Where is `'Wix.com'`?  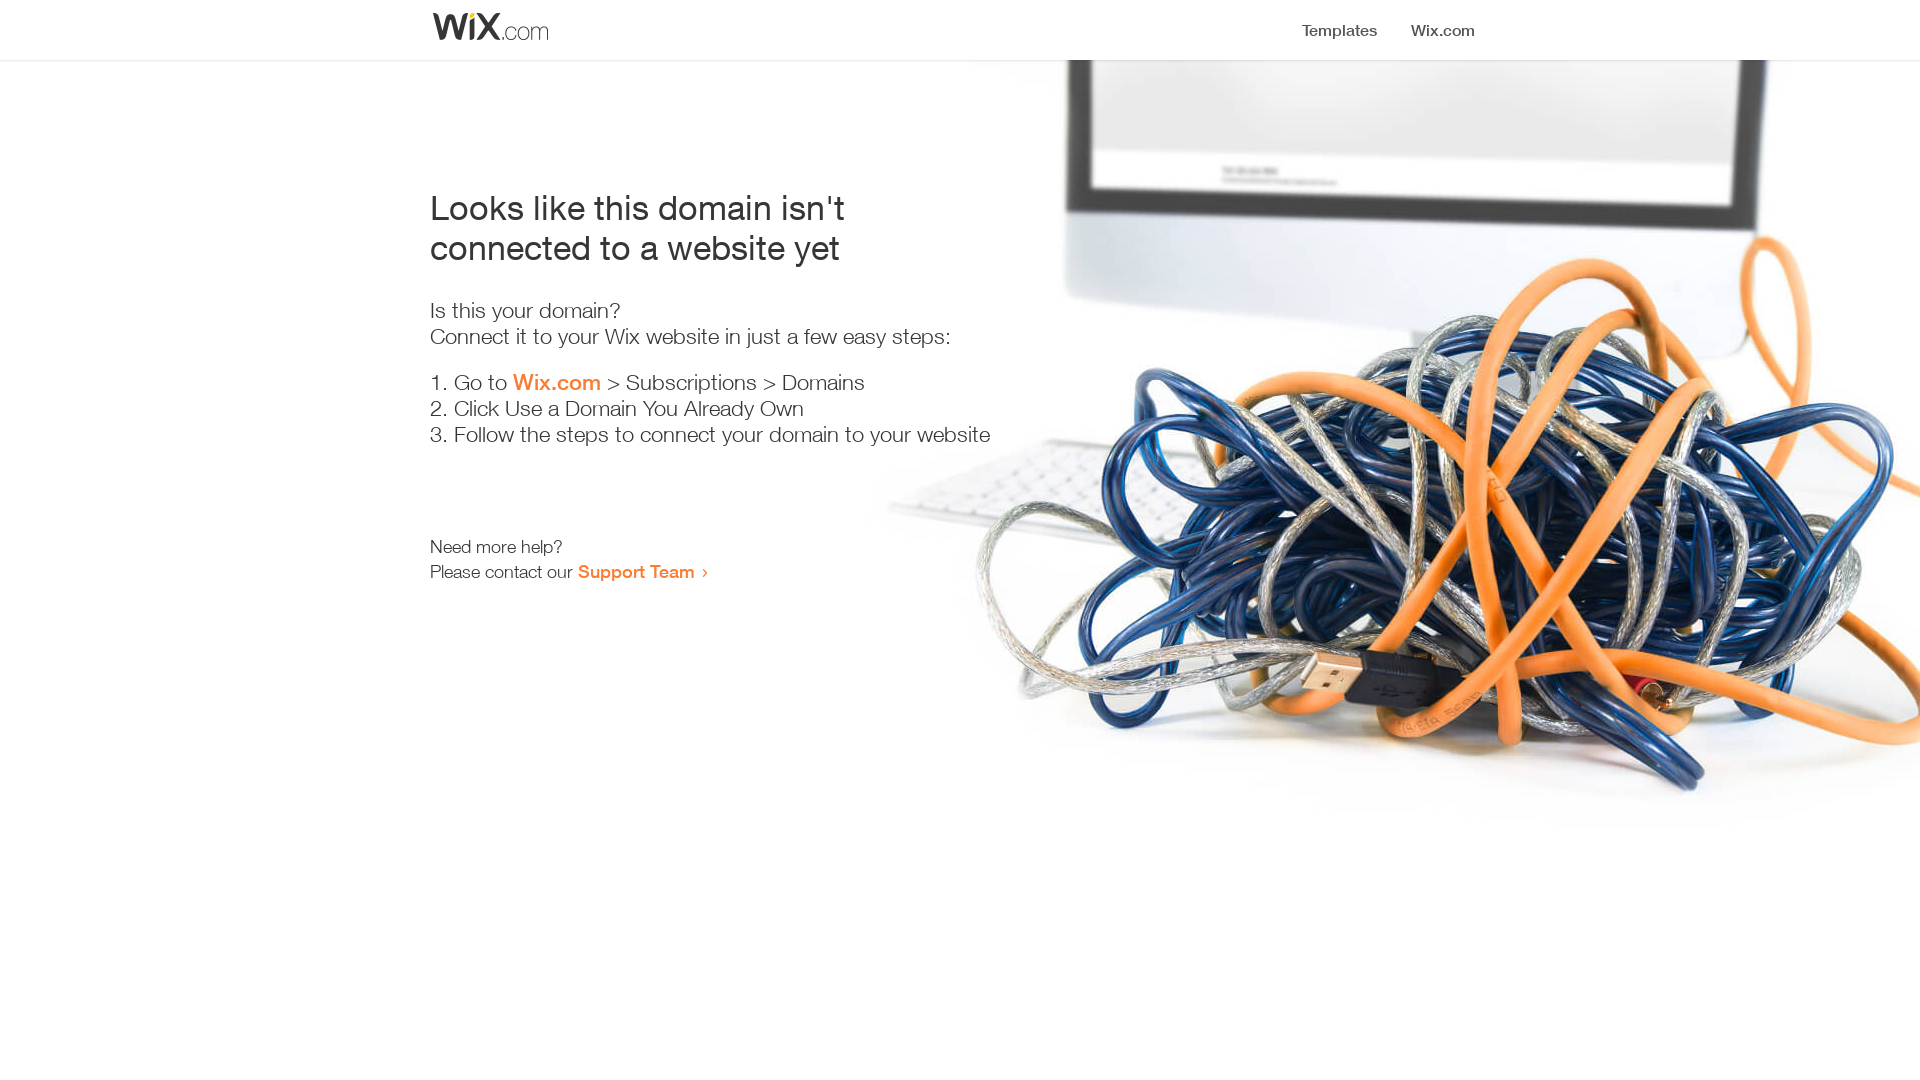 'Wix.com' is located at coordinates (556, 381).